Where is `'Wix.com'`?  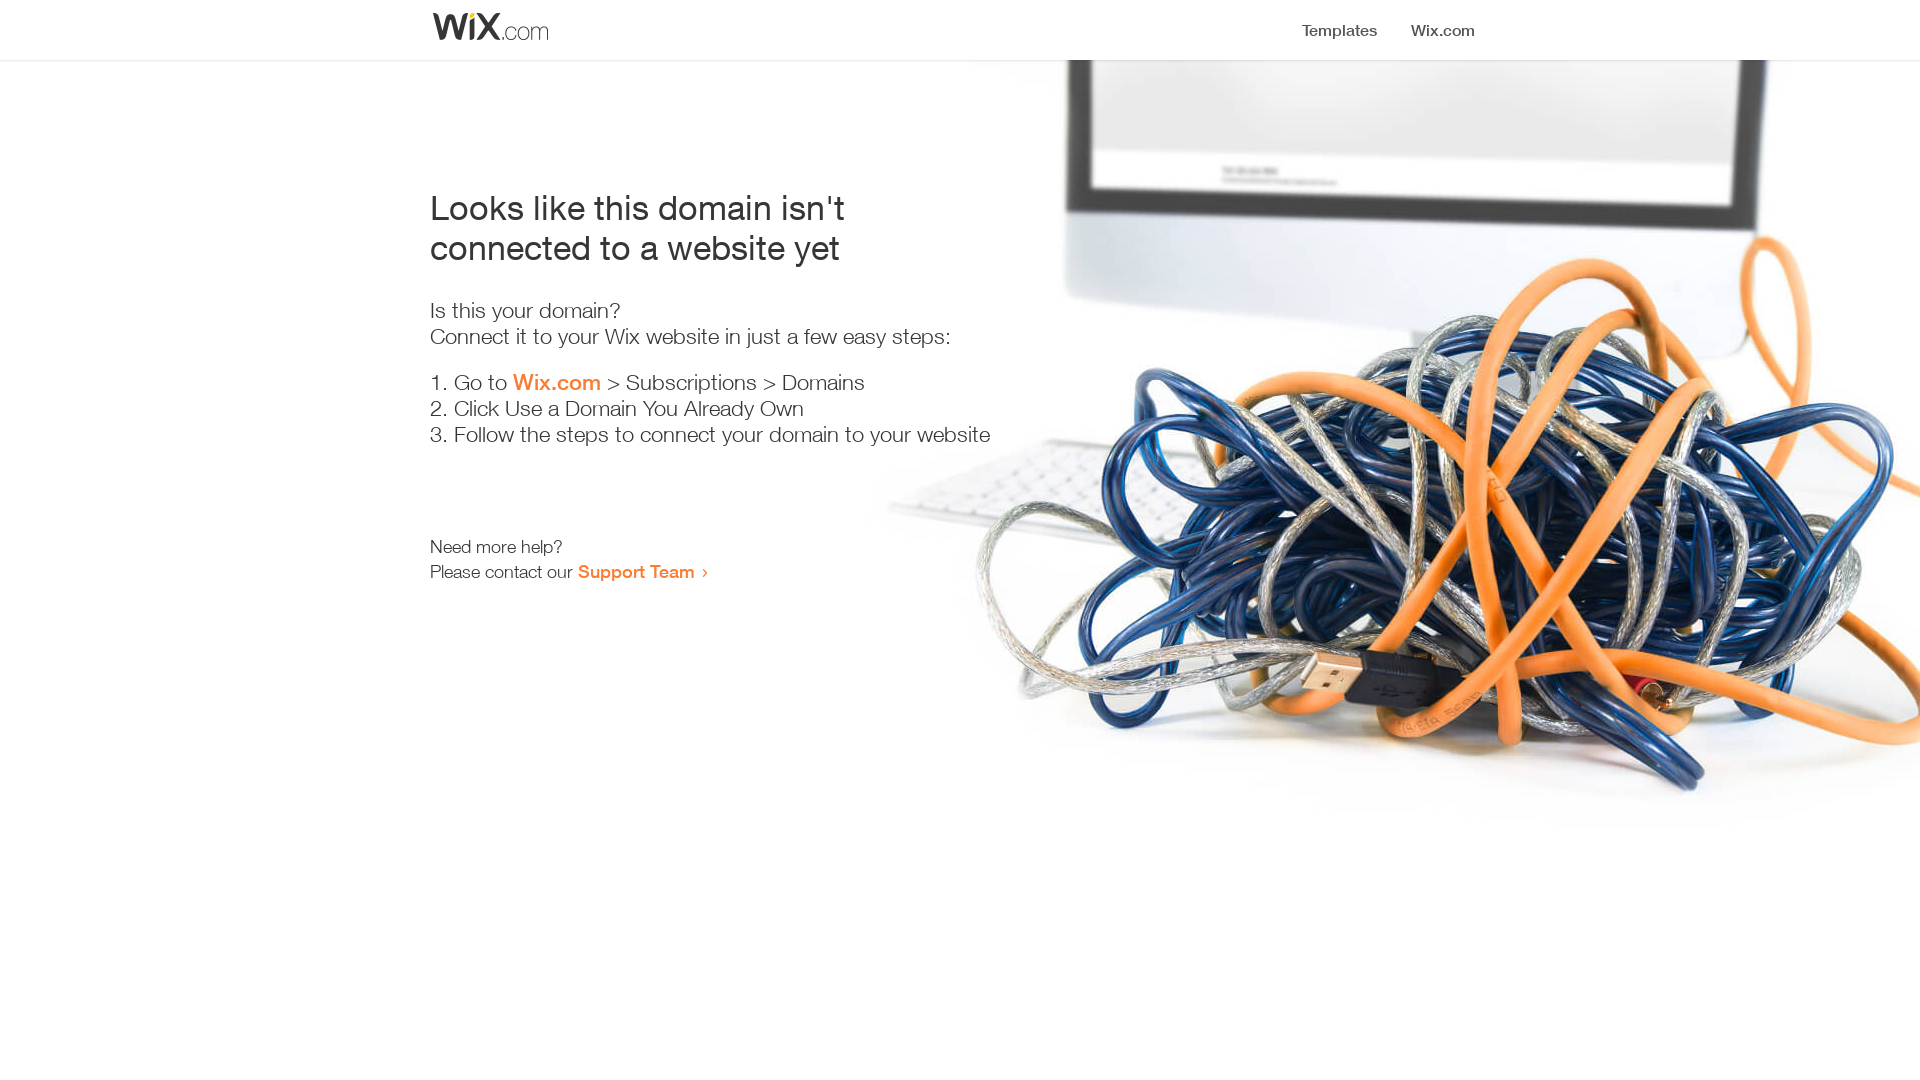 'Wix.com' is located at coordinates (556, 381).